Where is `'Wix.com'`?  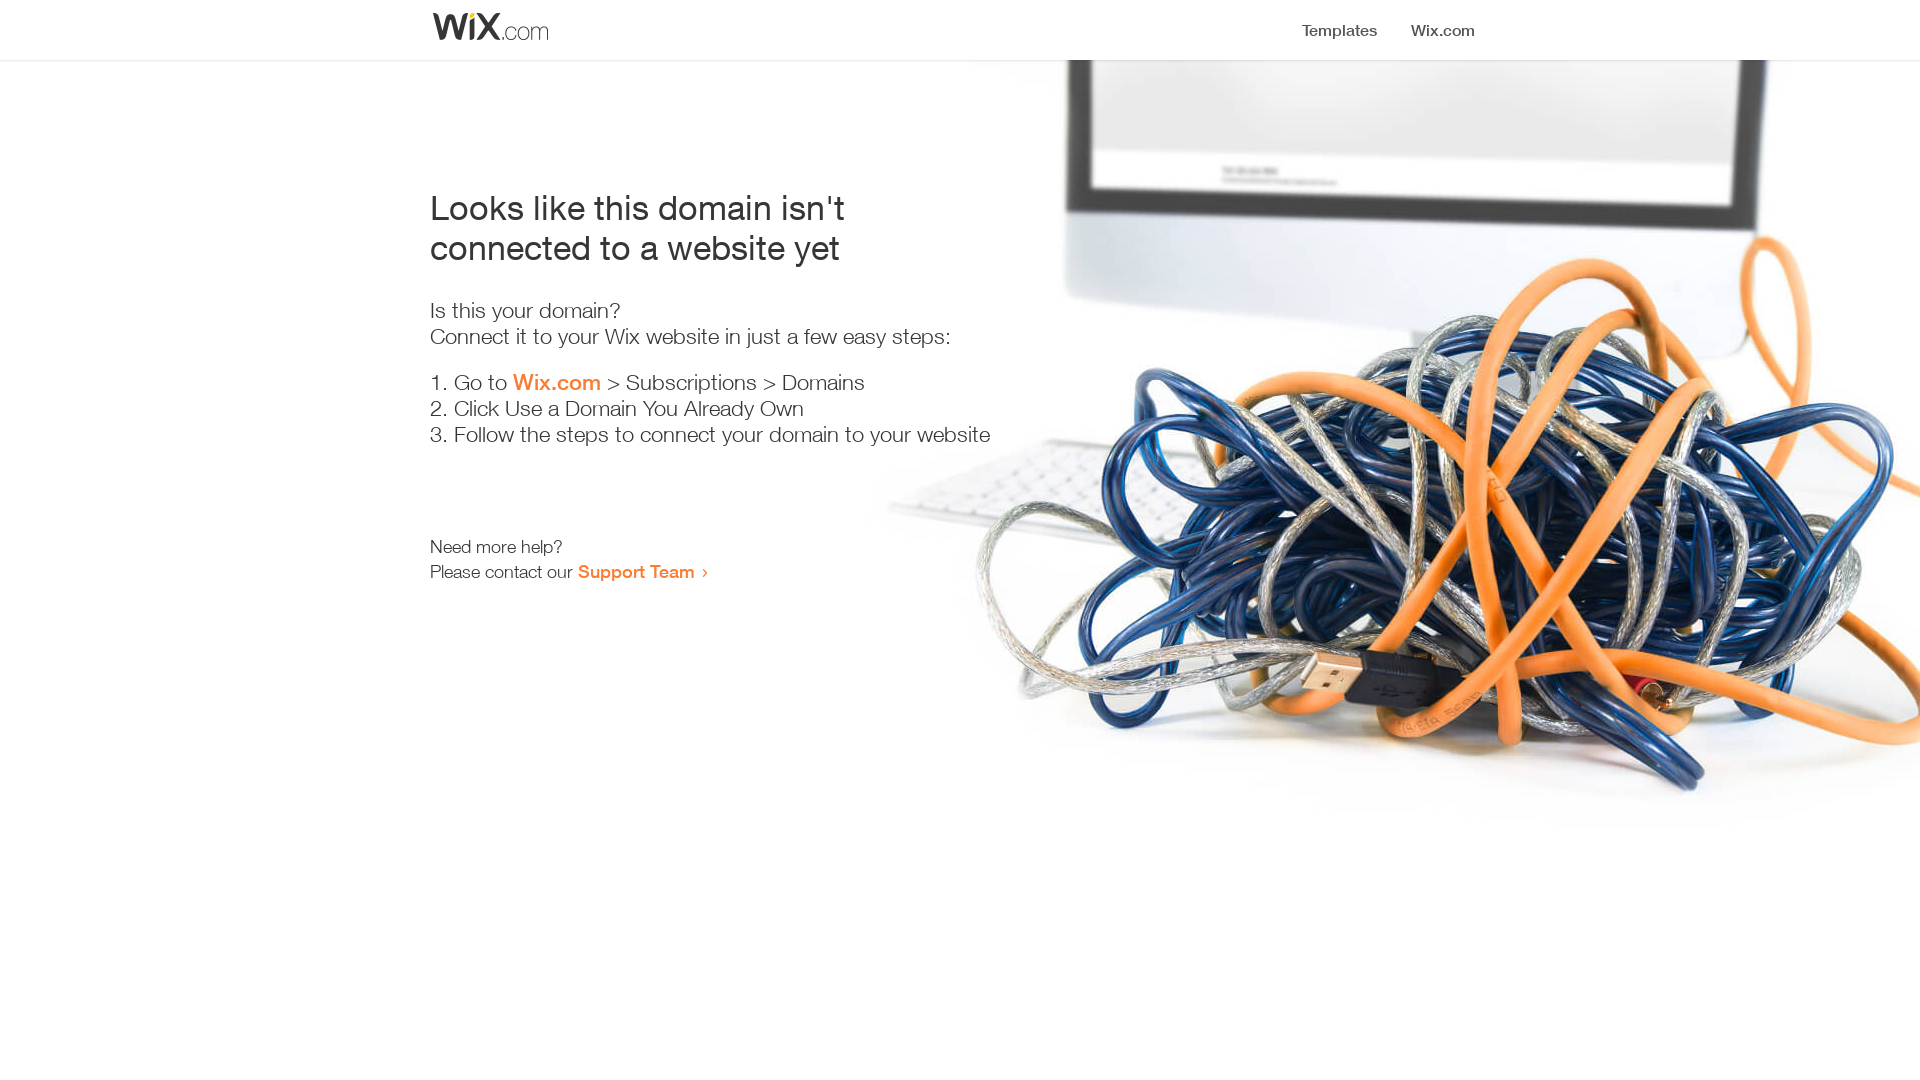 'Wix.com' is located at coordinates (556, 381).